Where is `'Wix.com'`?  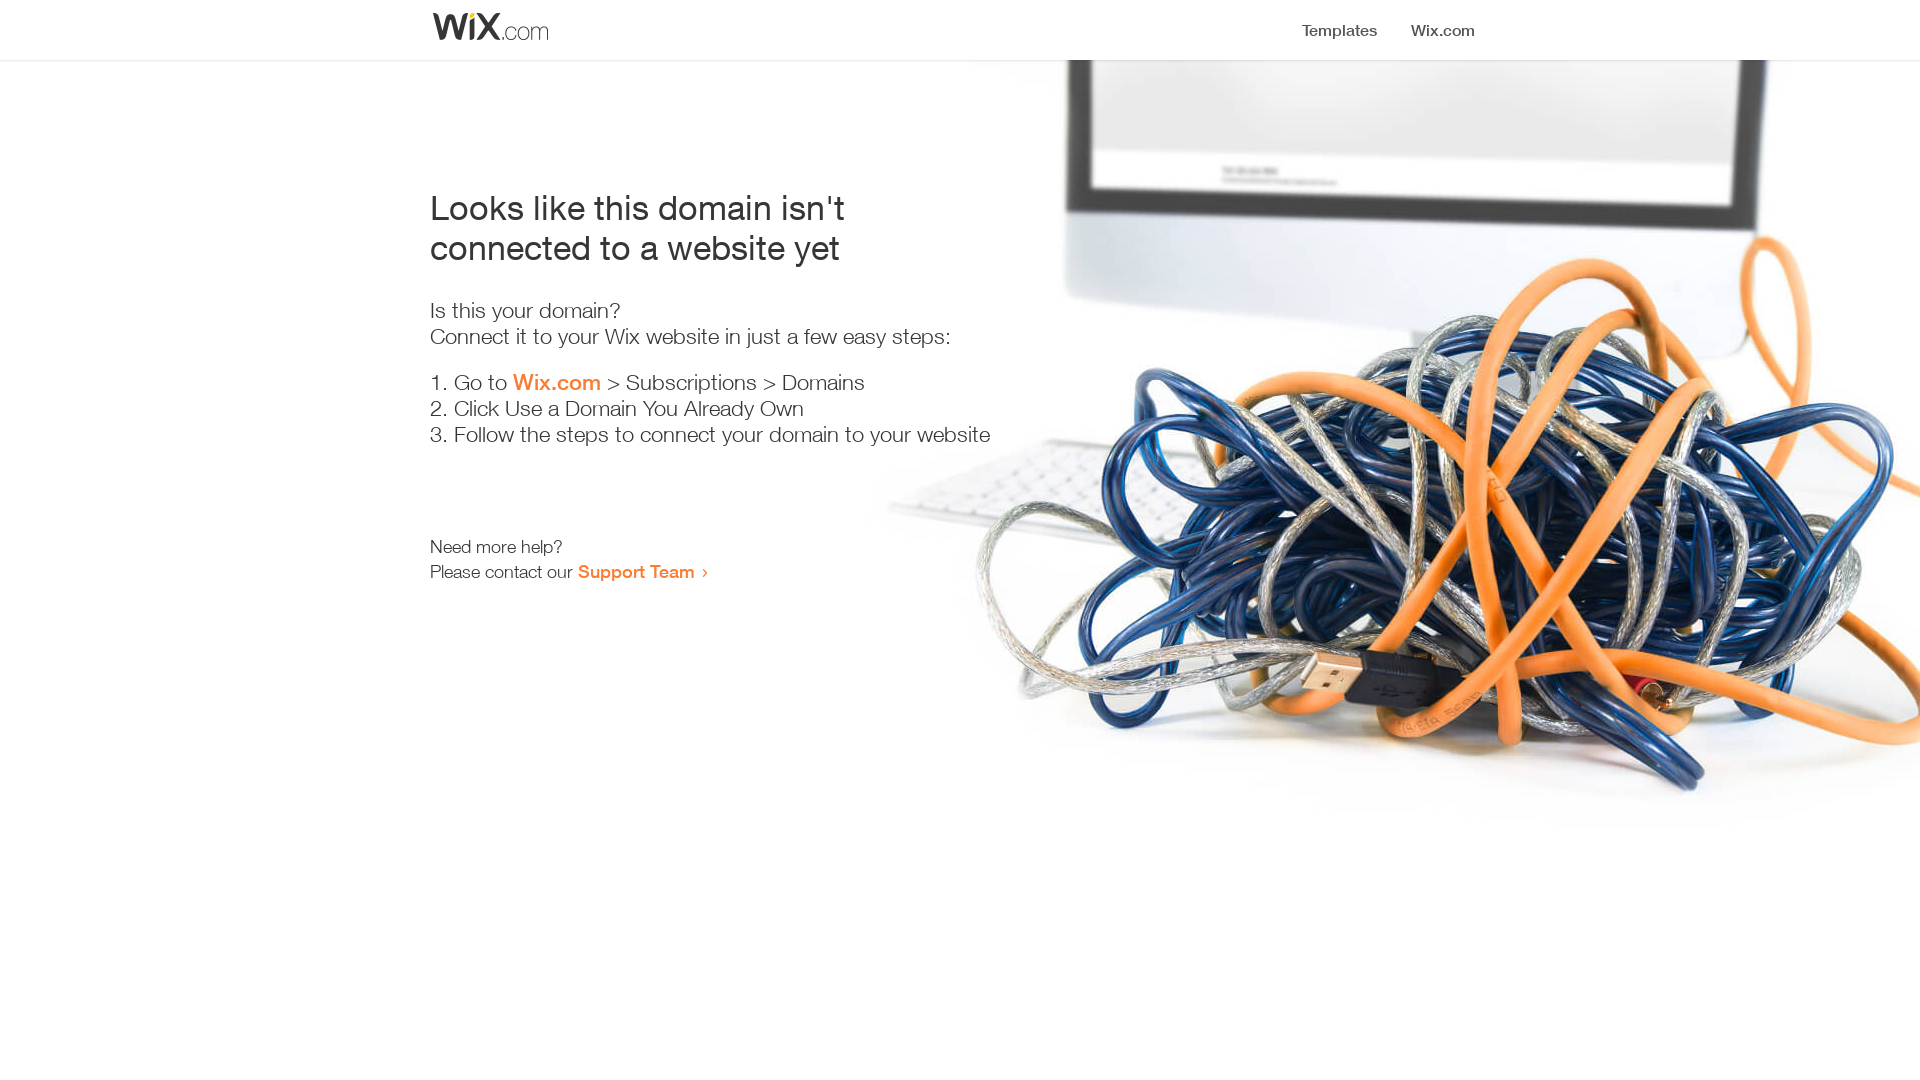 'Wix.com' is located at coordinates (556, 381).